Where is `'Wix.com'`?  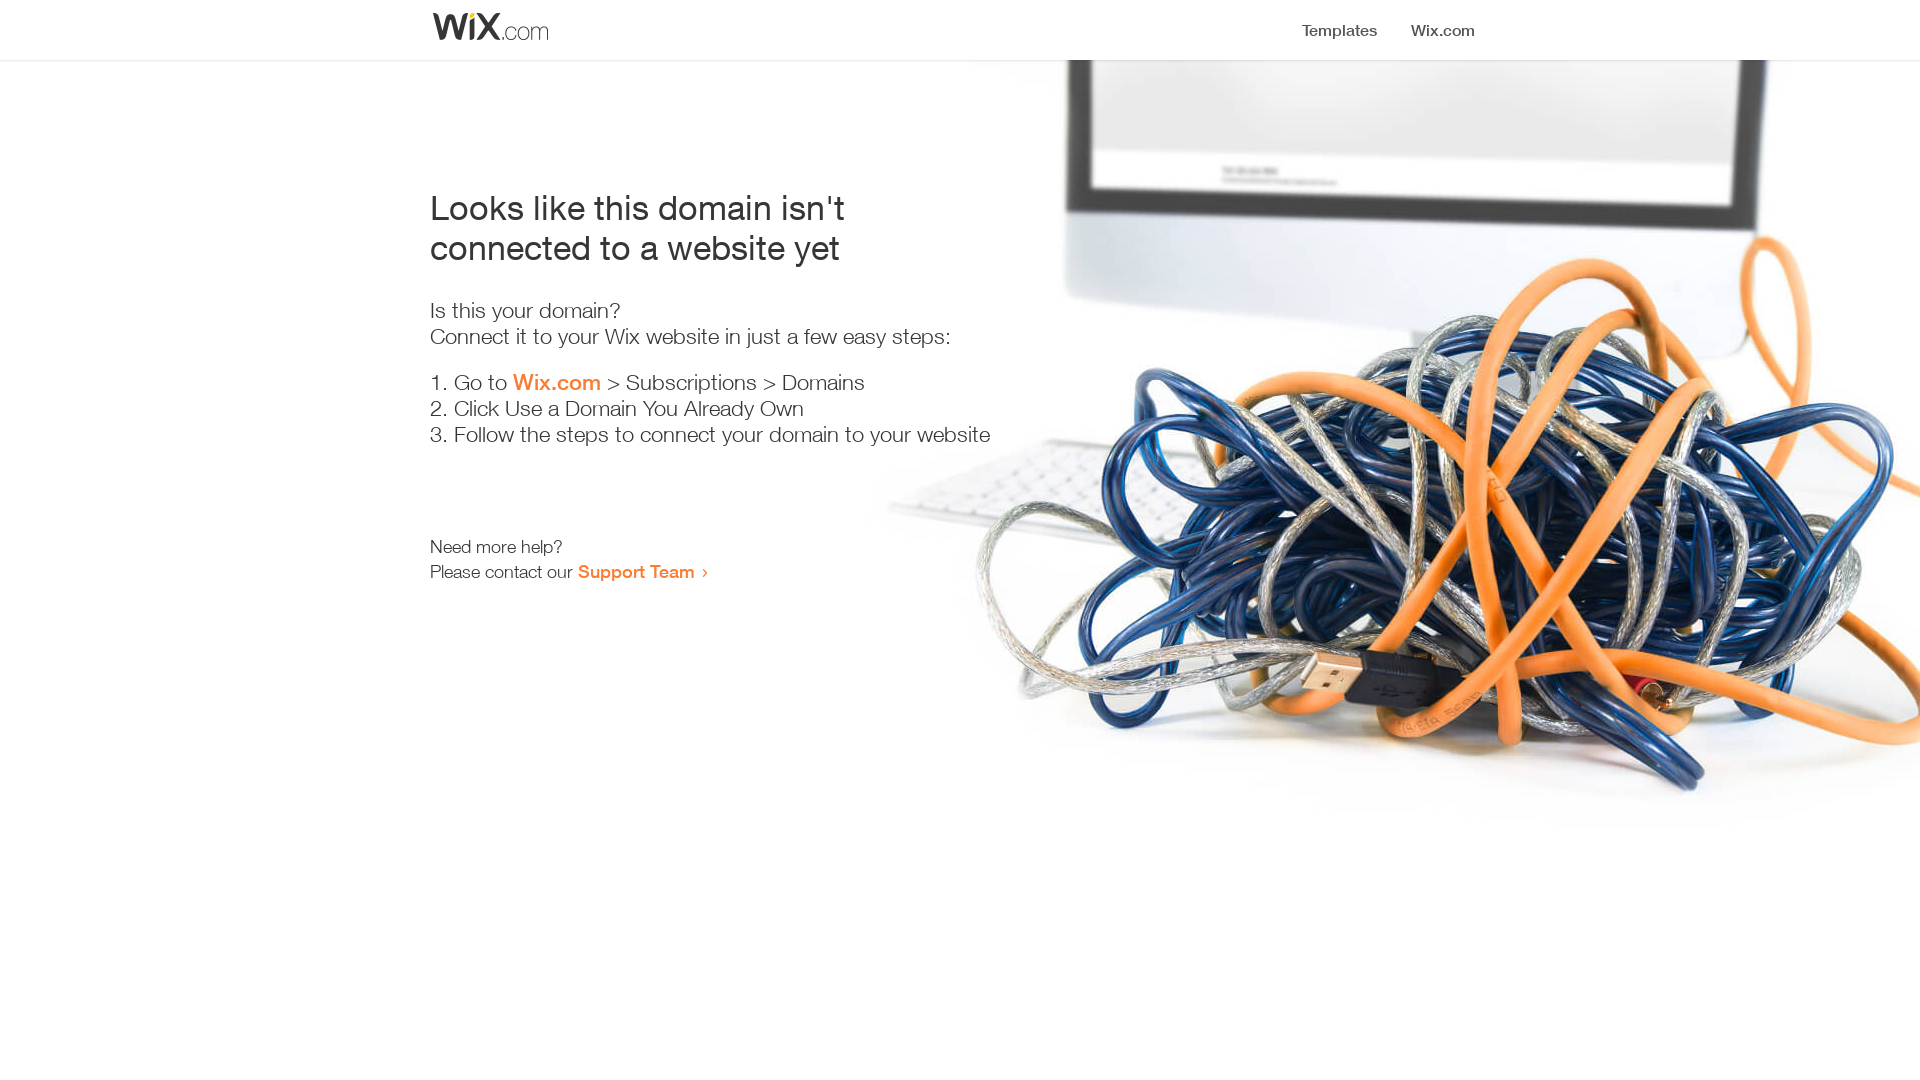 'Wix.com' is located at coordinates (556, 381).